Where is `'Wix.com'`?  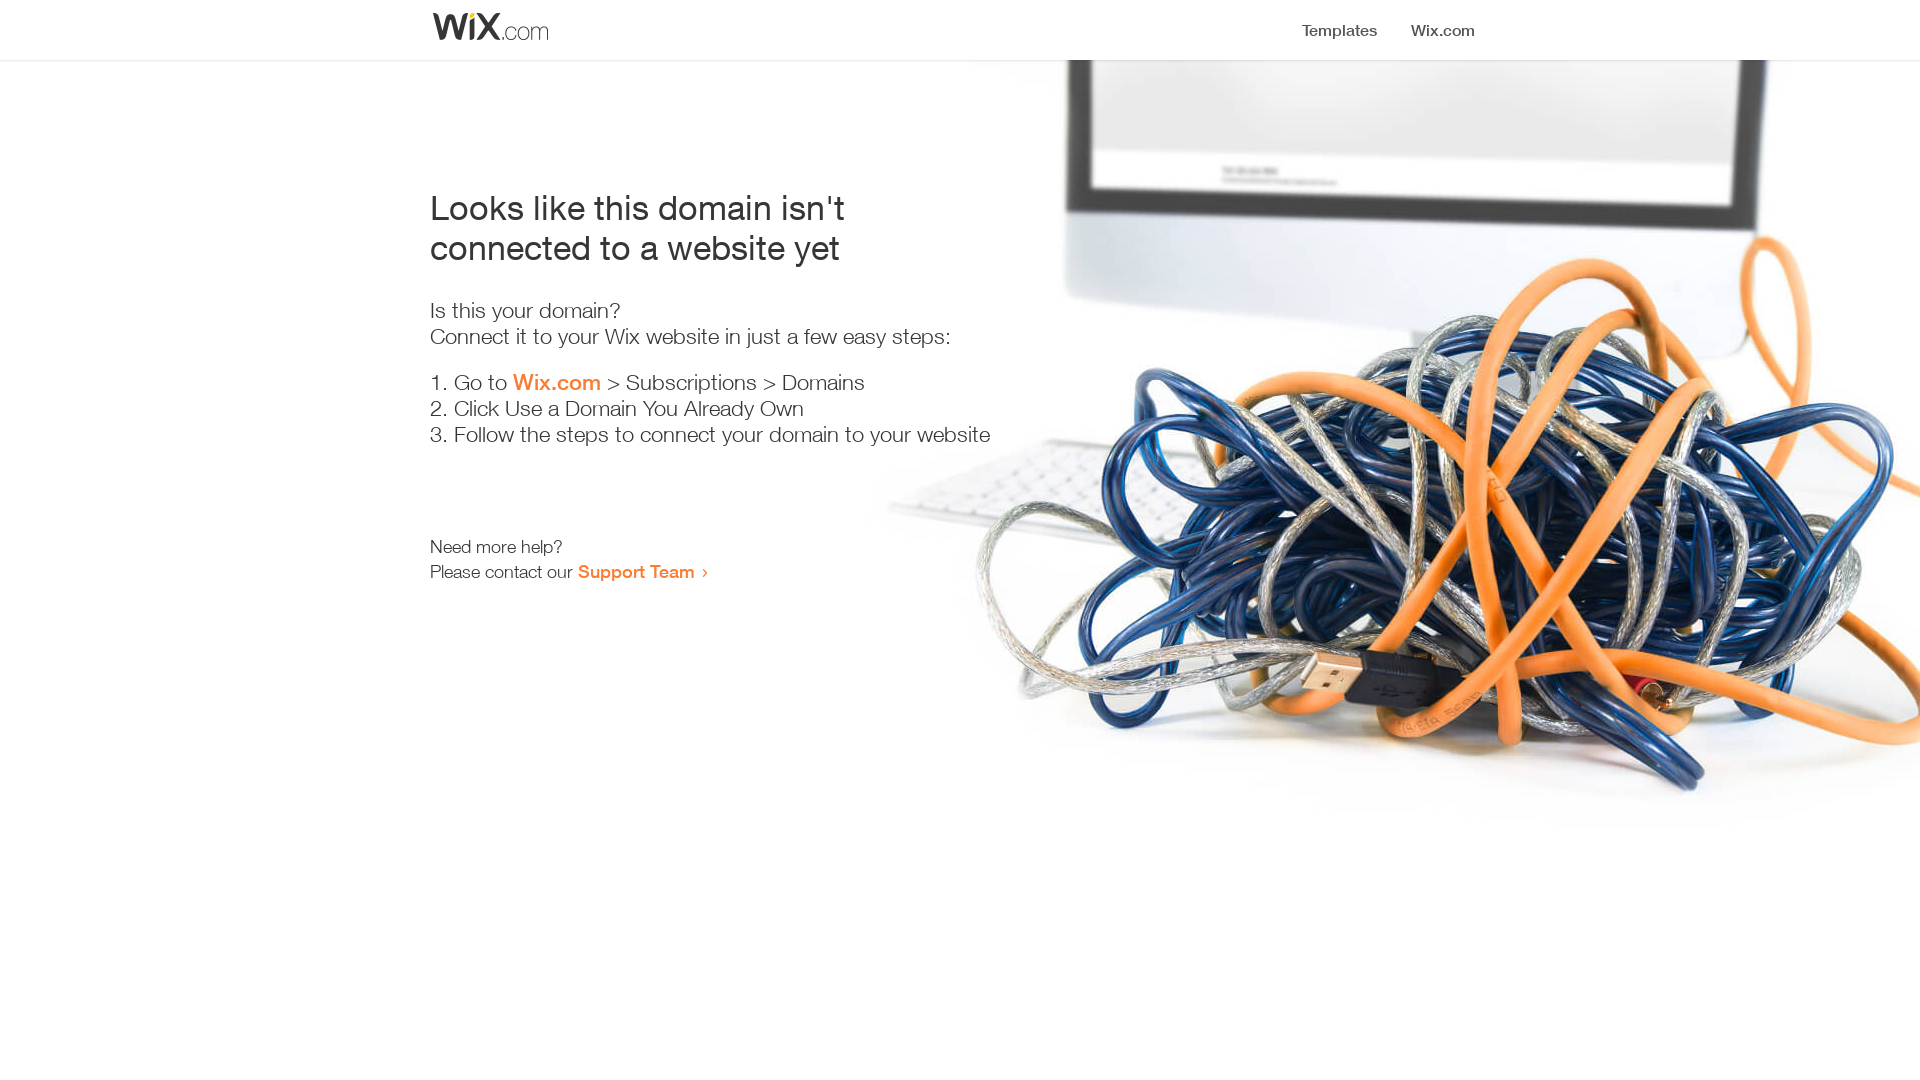 'Wix.com' is located at coordinates (556, 381).